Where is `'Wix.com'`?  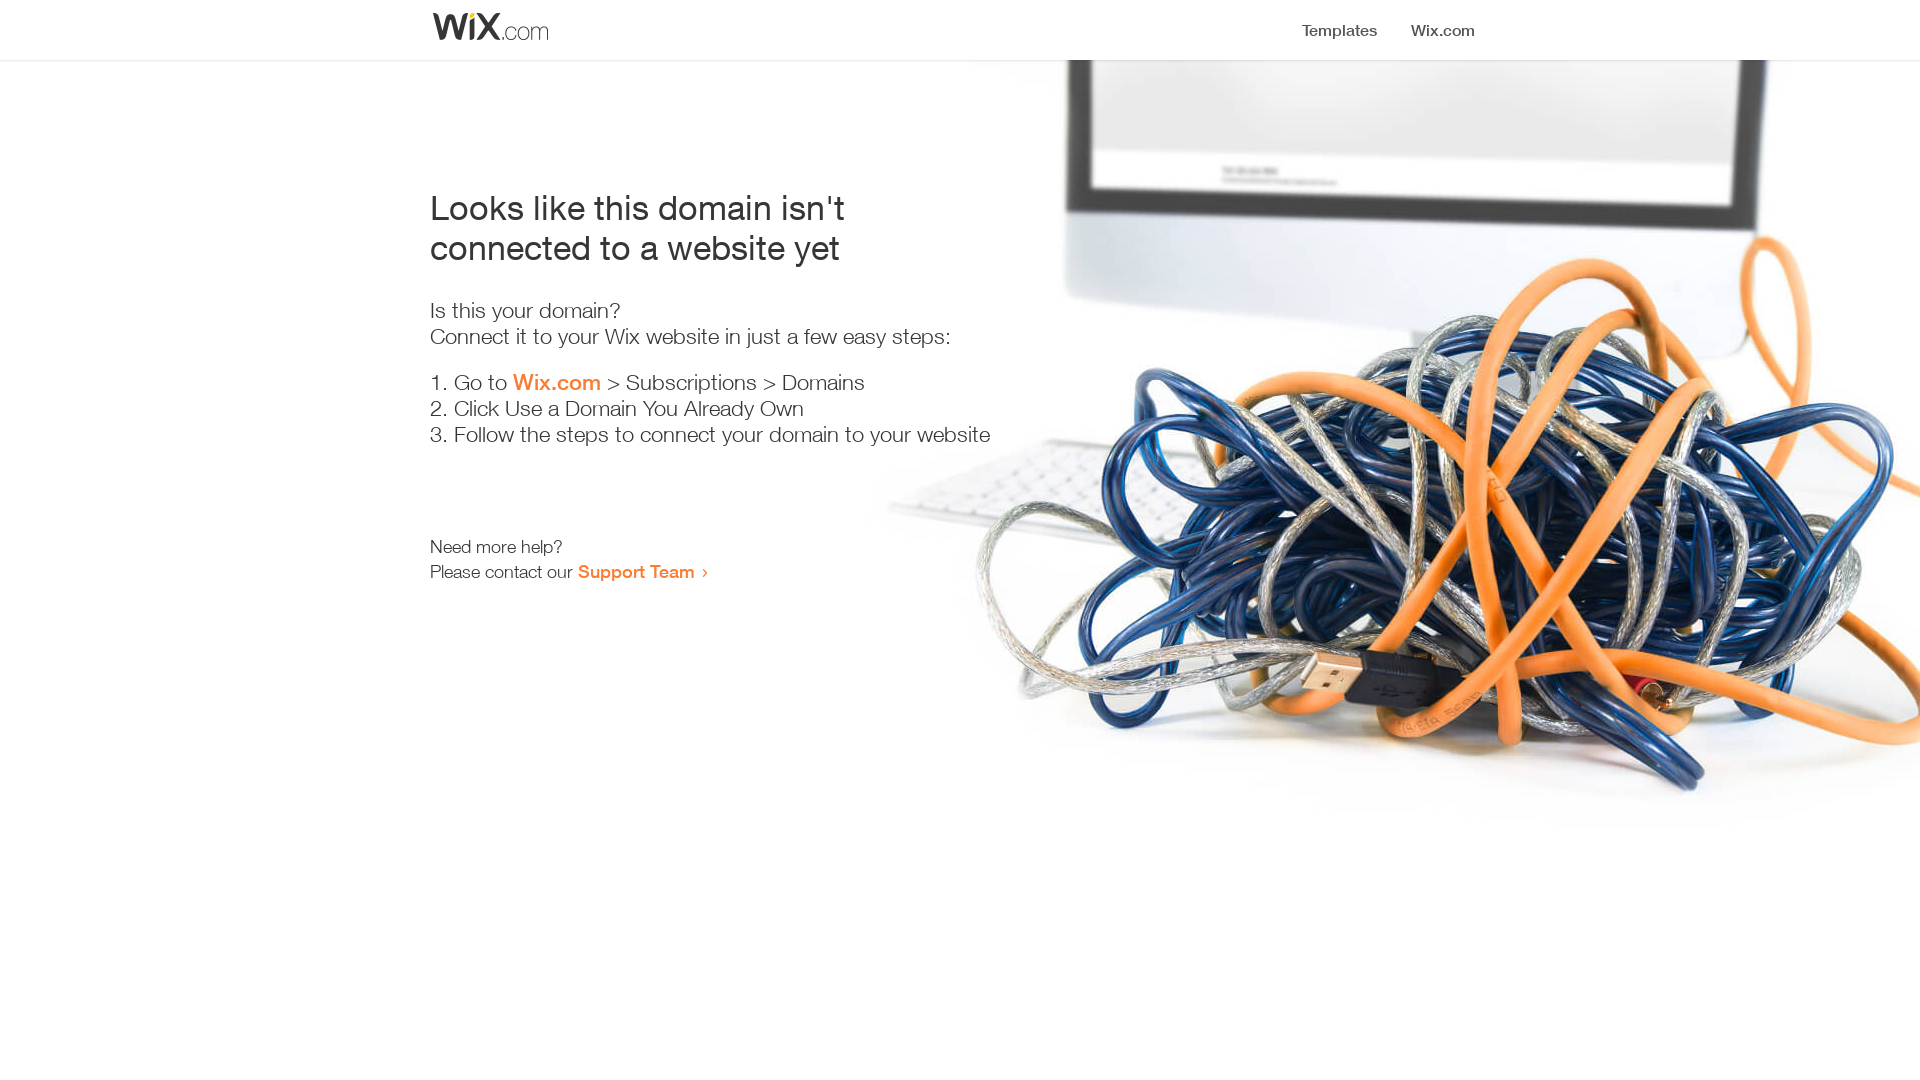 'Wix.com' is located at coordinates (556, 381).